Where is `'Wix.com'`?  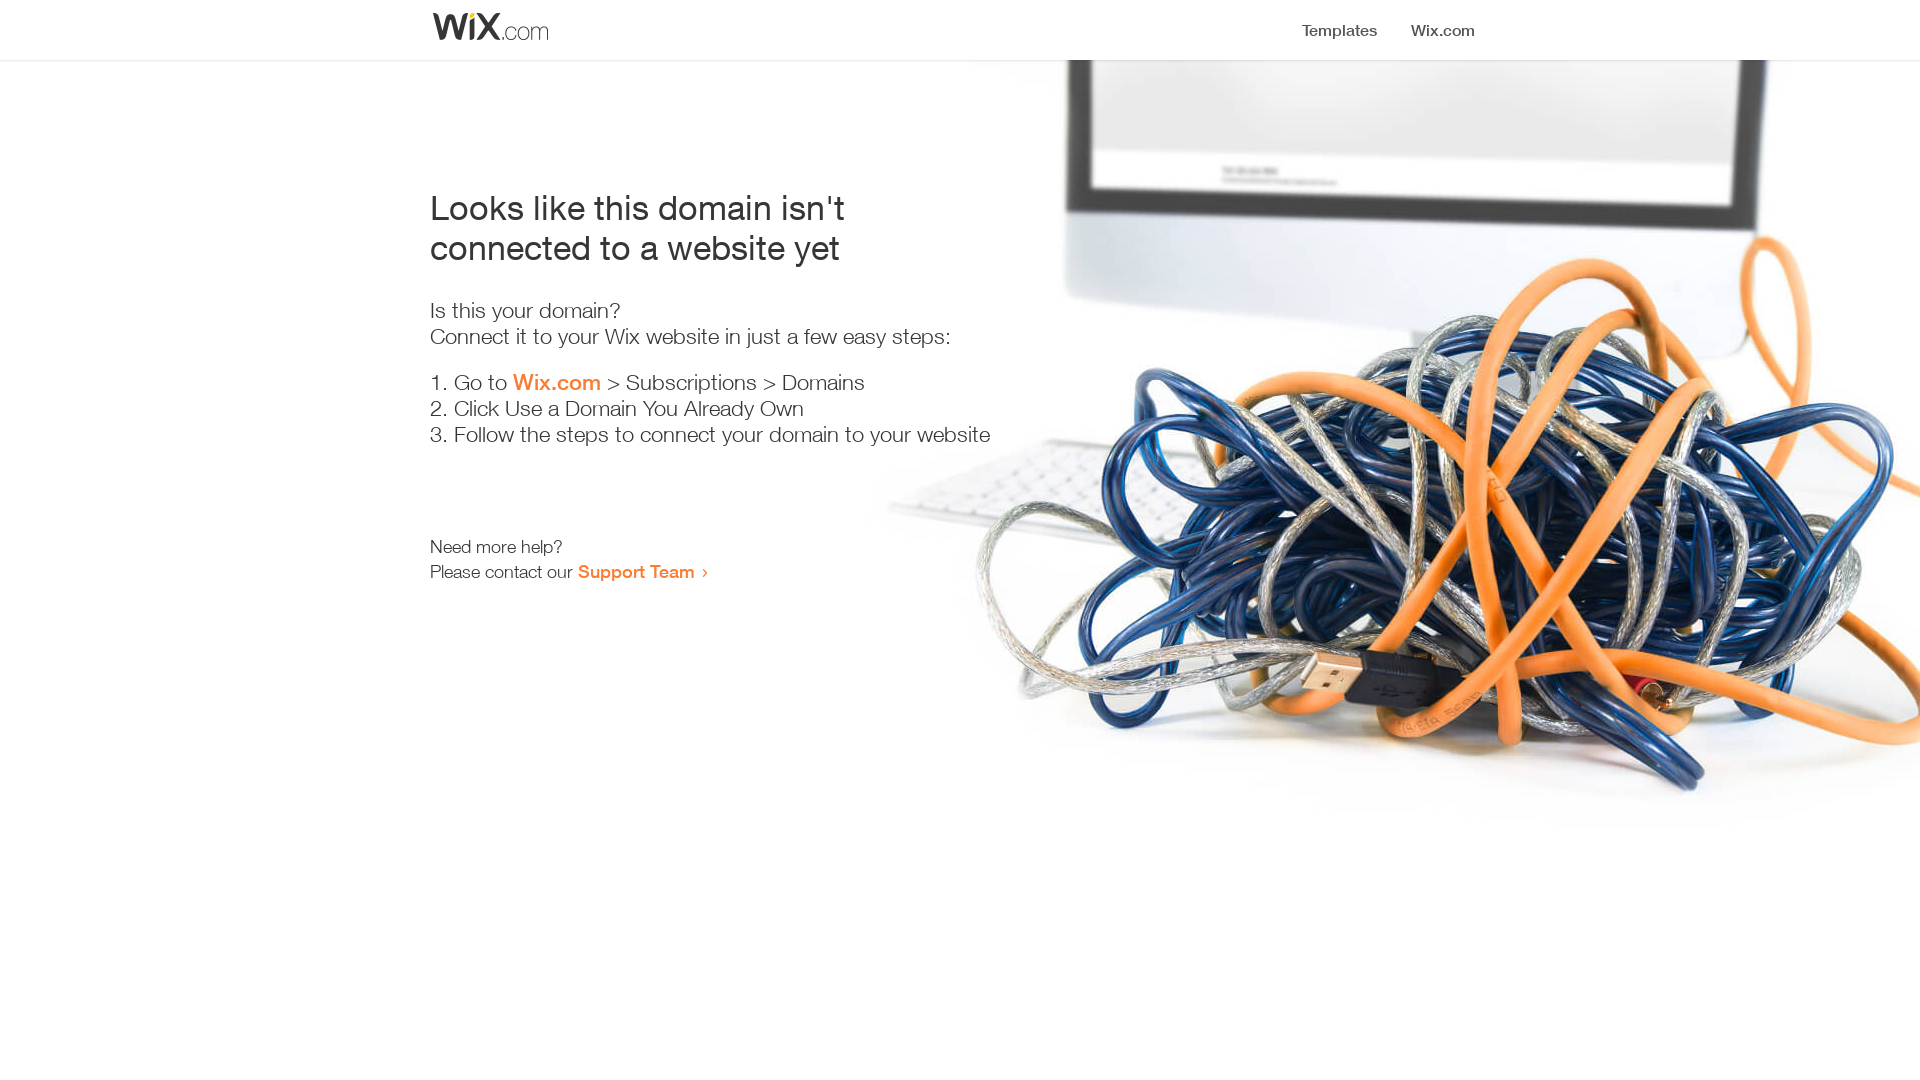 'Wix.com' is located at coordinates (556, 381).